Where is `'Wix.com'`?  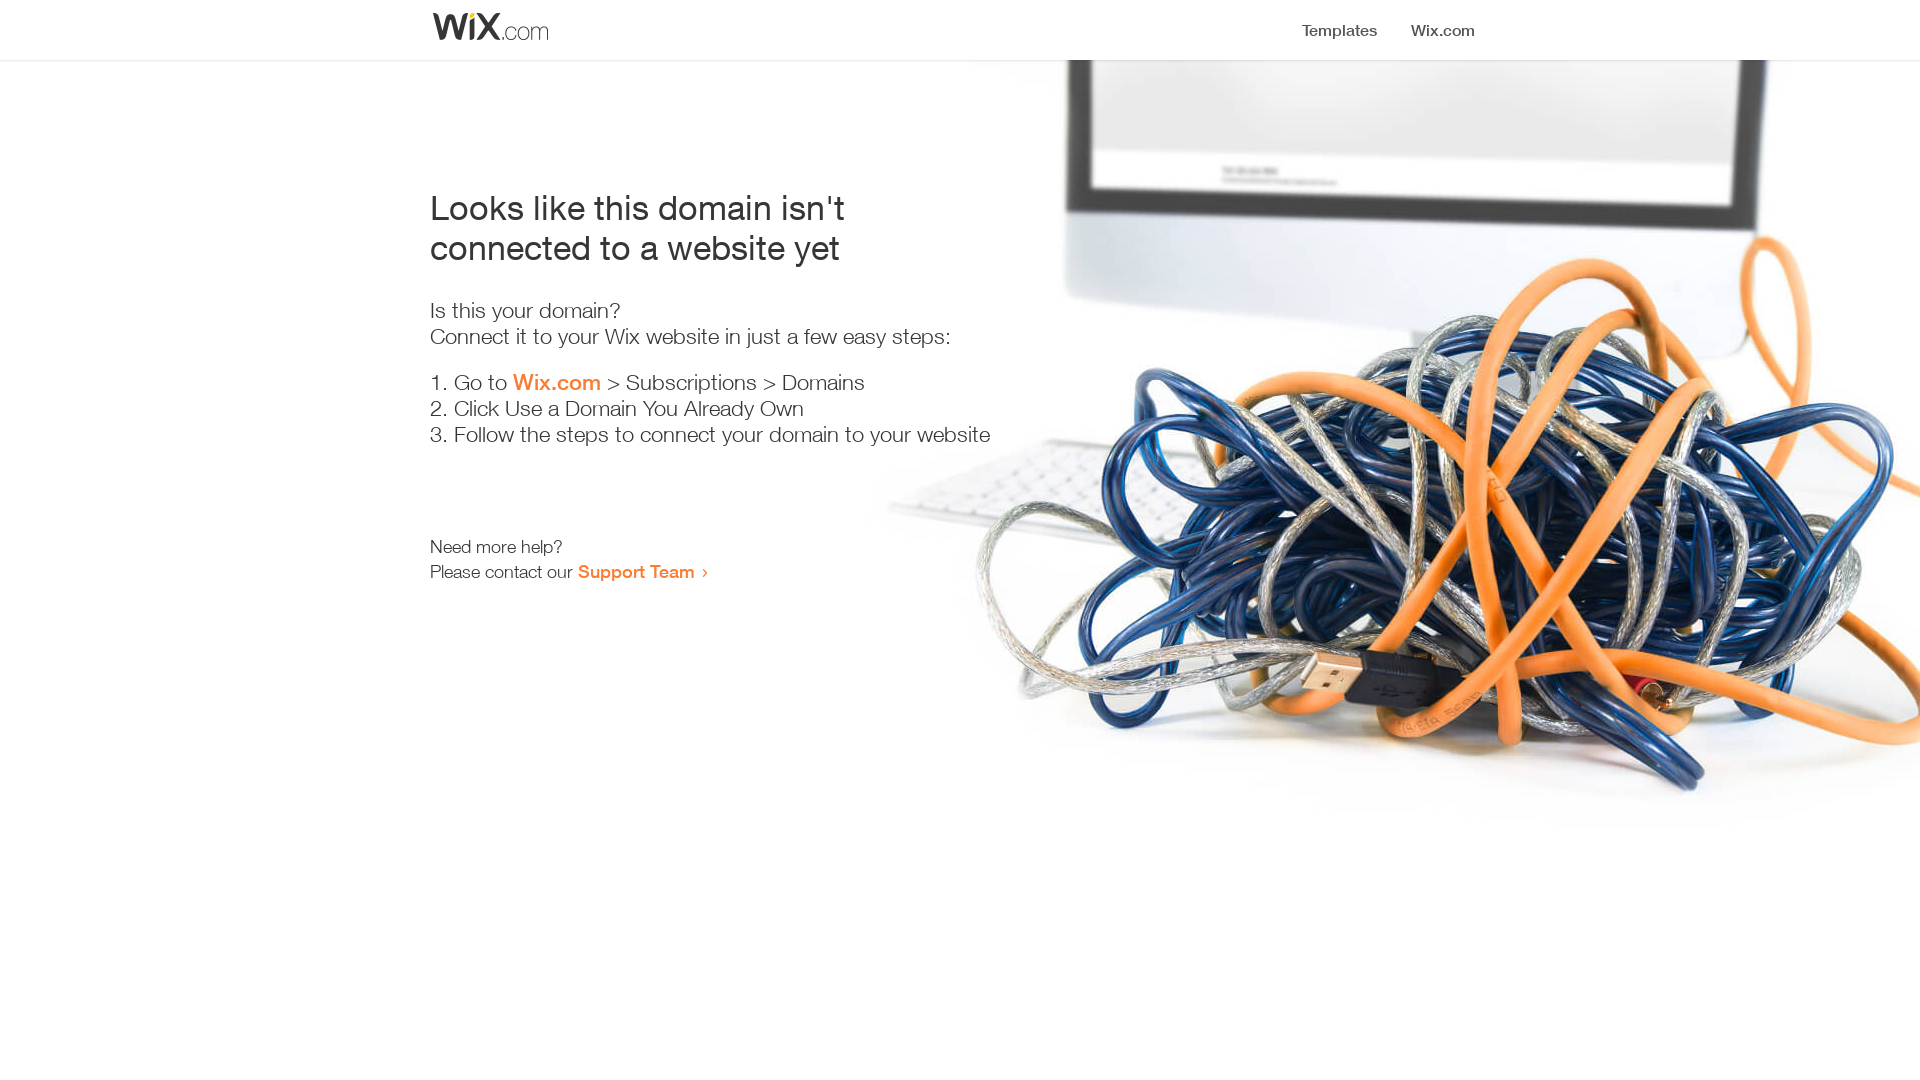 'Wix.com' is located at coordinates (556, 381).